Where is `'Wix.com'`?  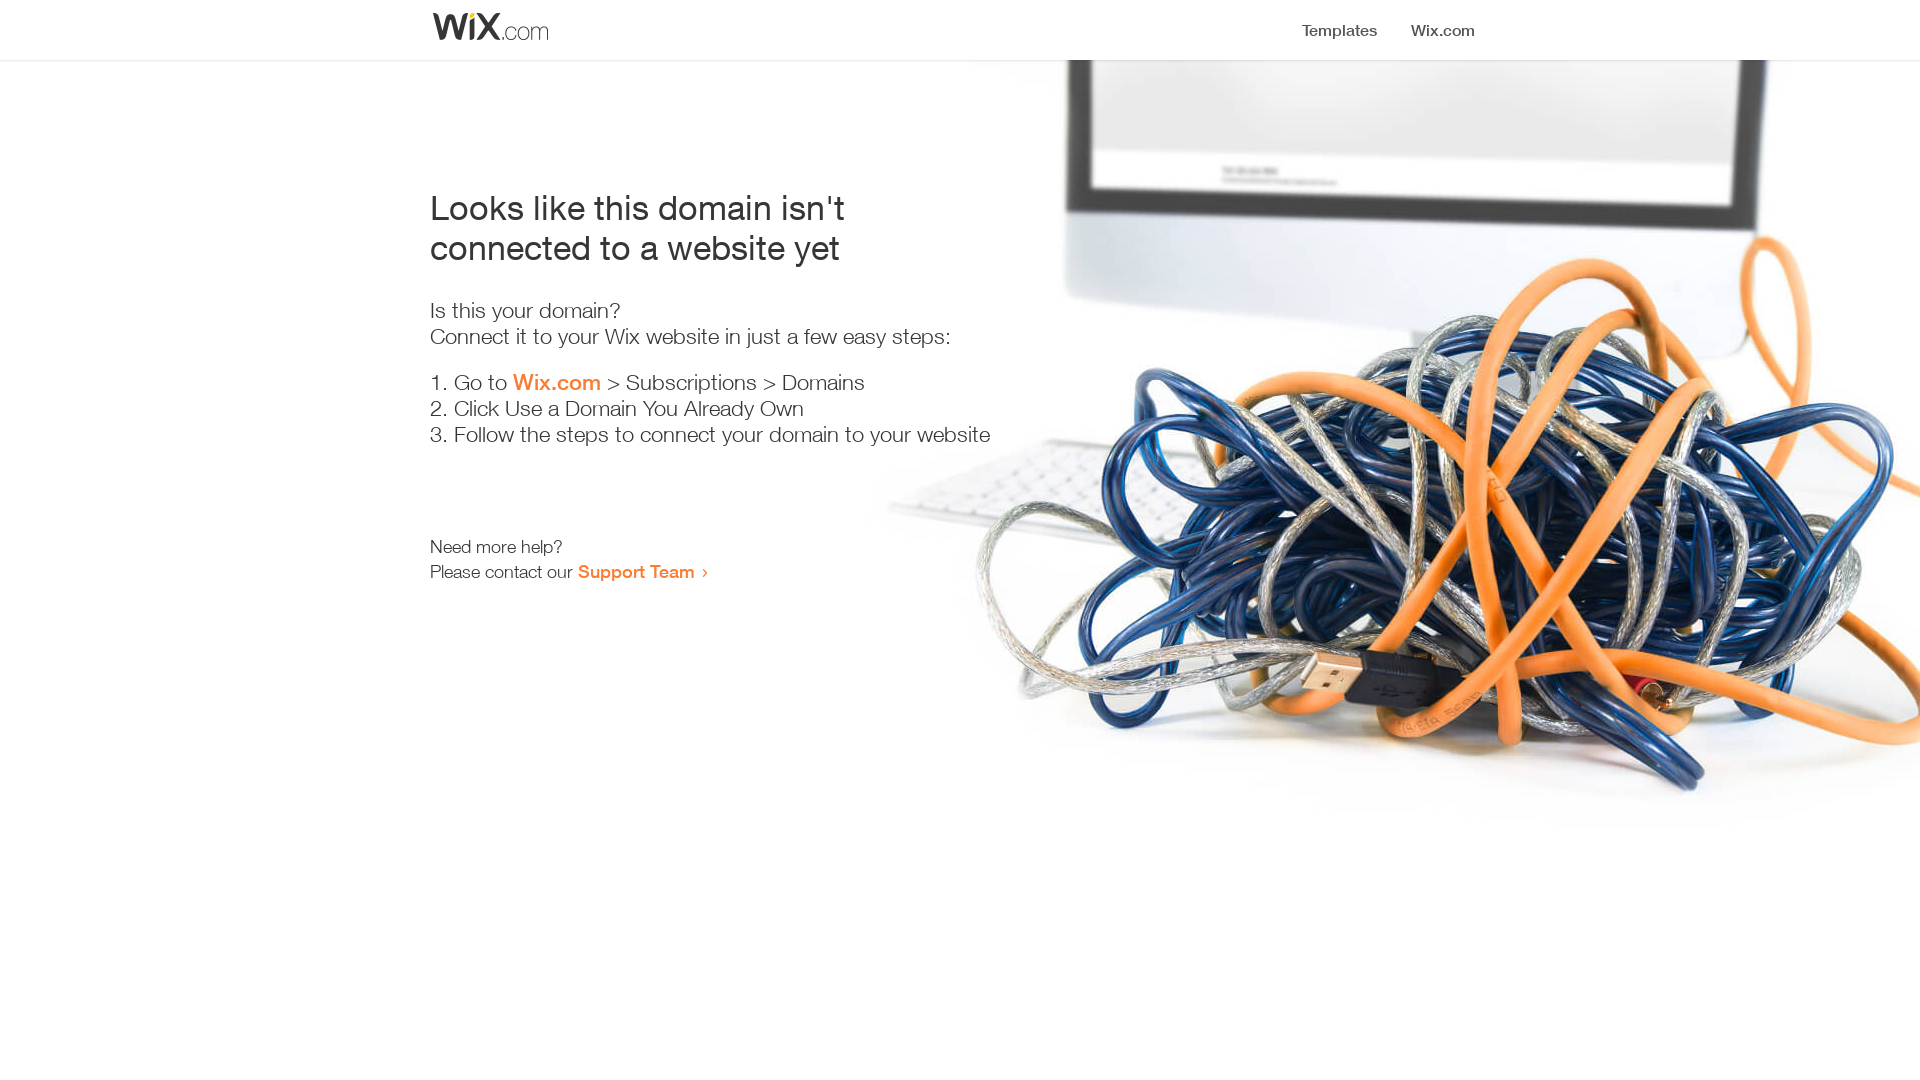 'Wix.com' is located at coordinates (556, 381).